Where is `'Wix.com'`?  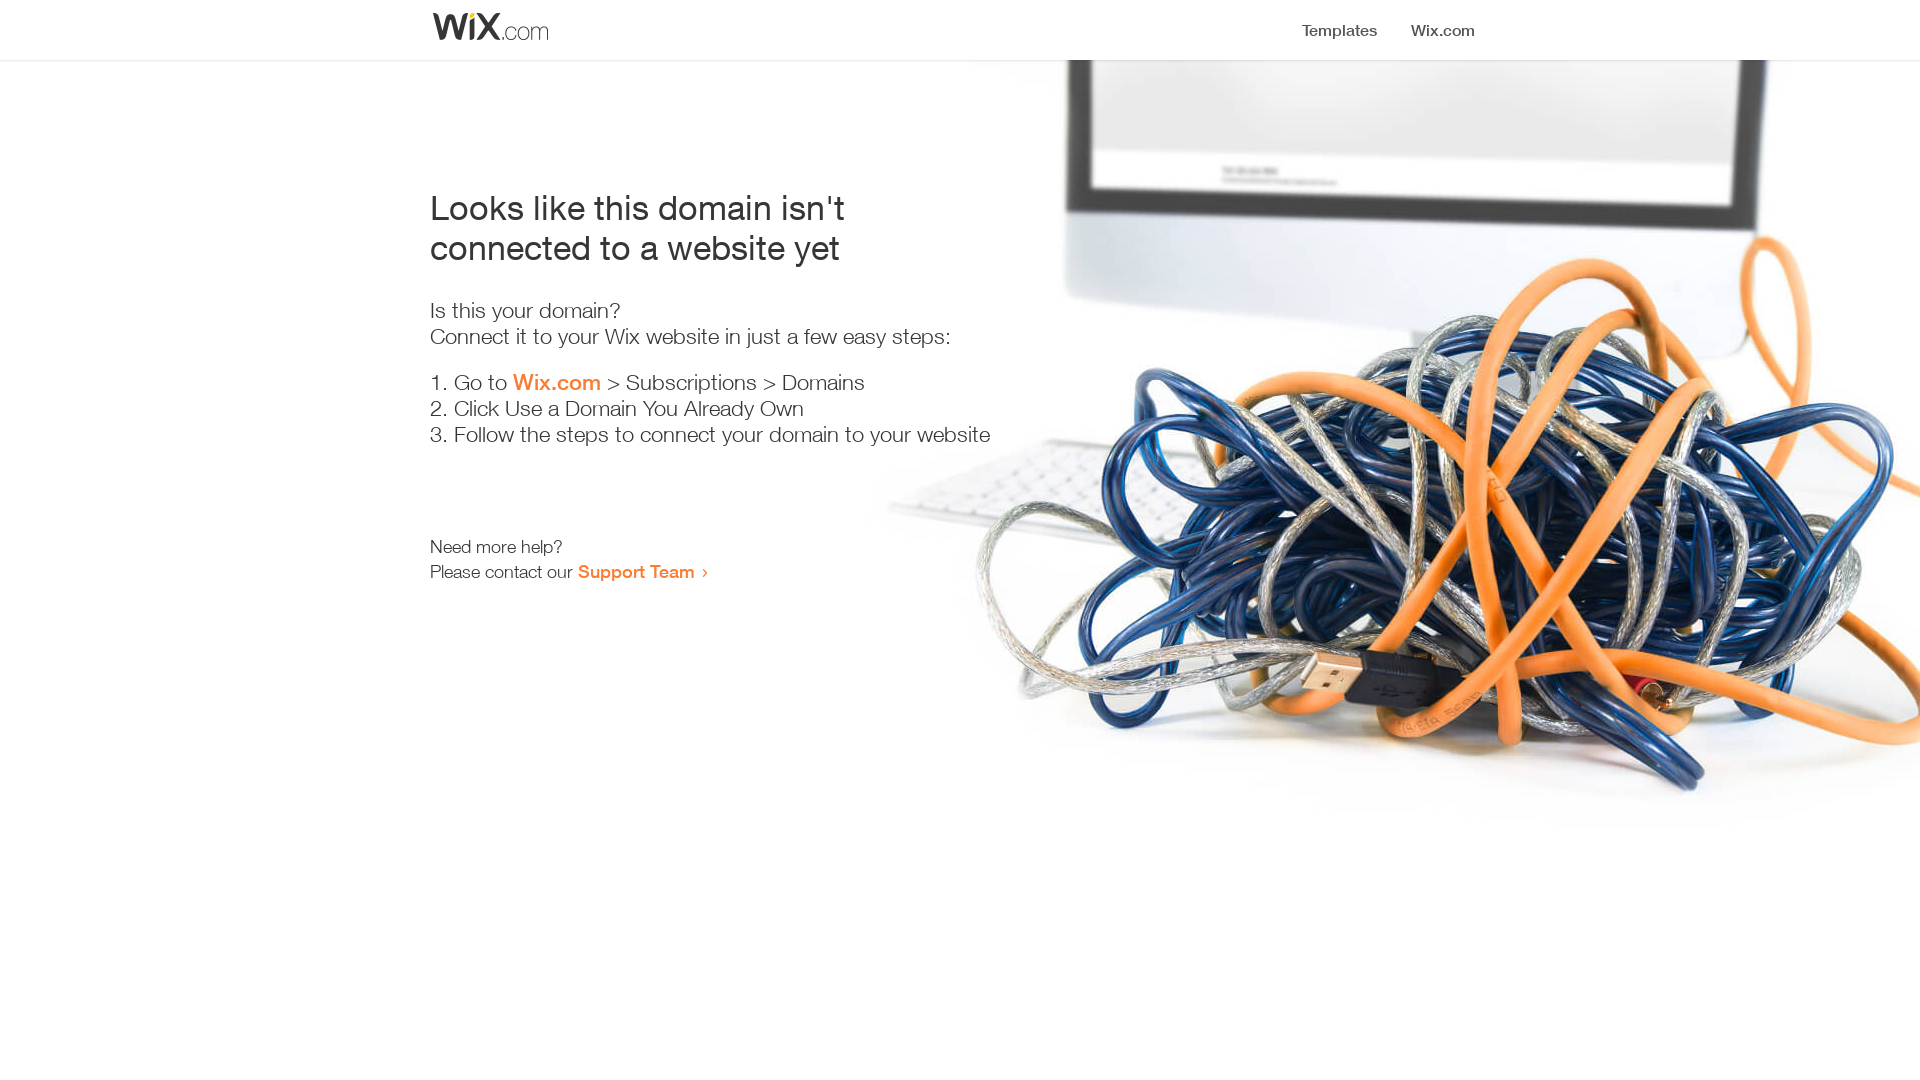 'Wix.com' is located at coordinates (556, 381).